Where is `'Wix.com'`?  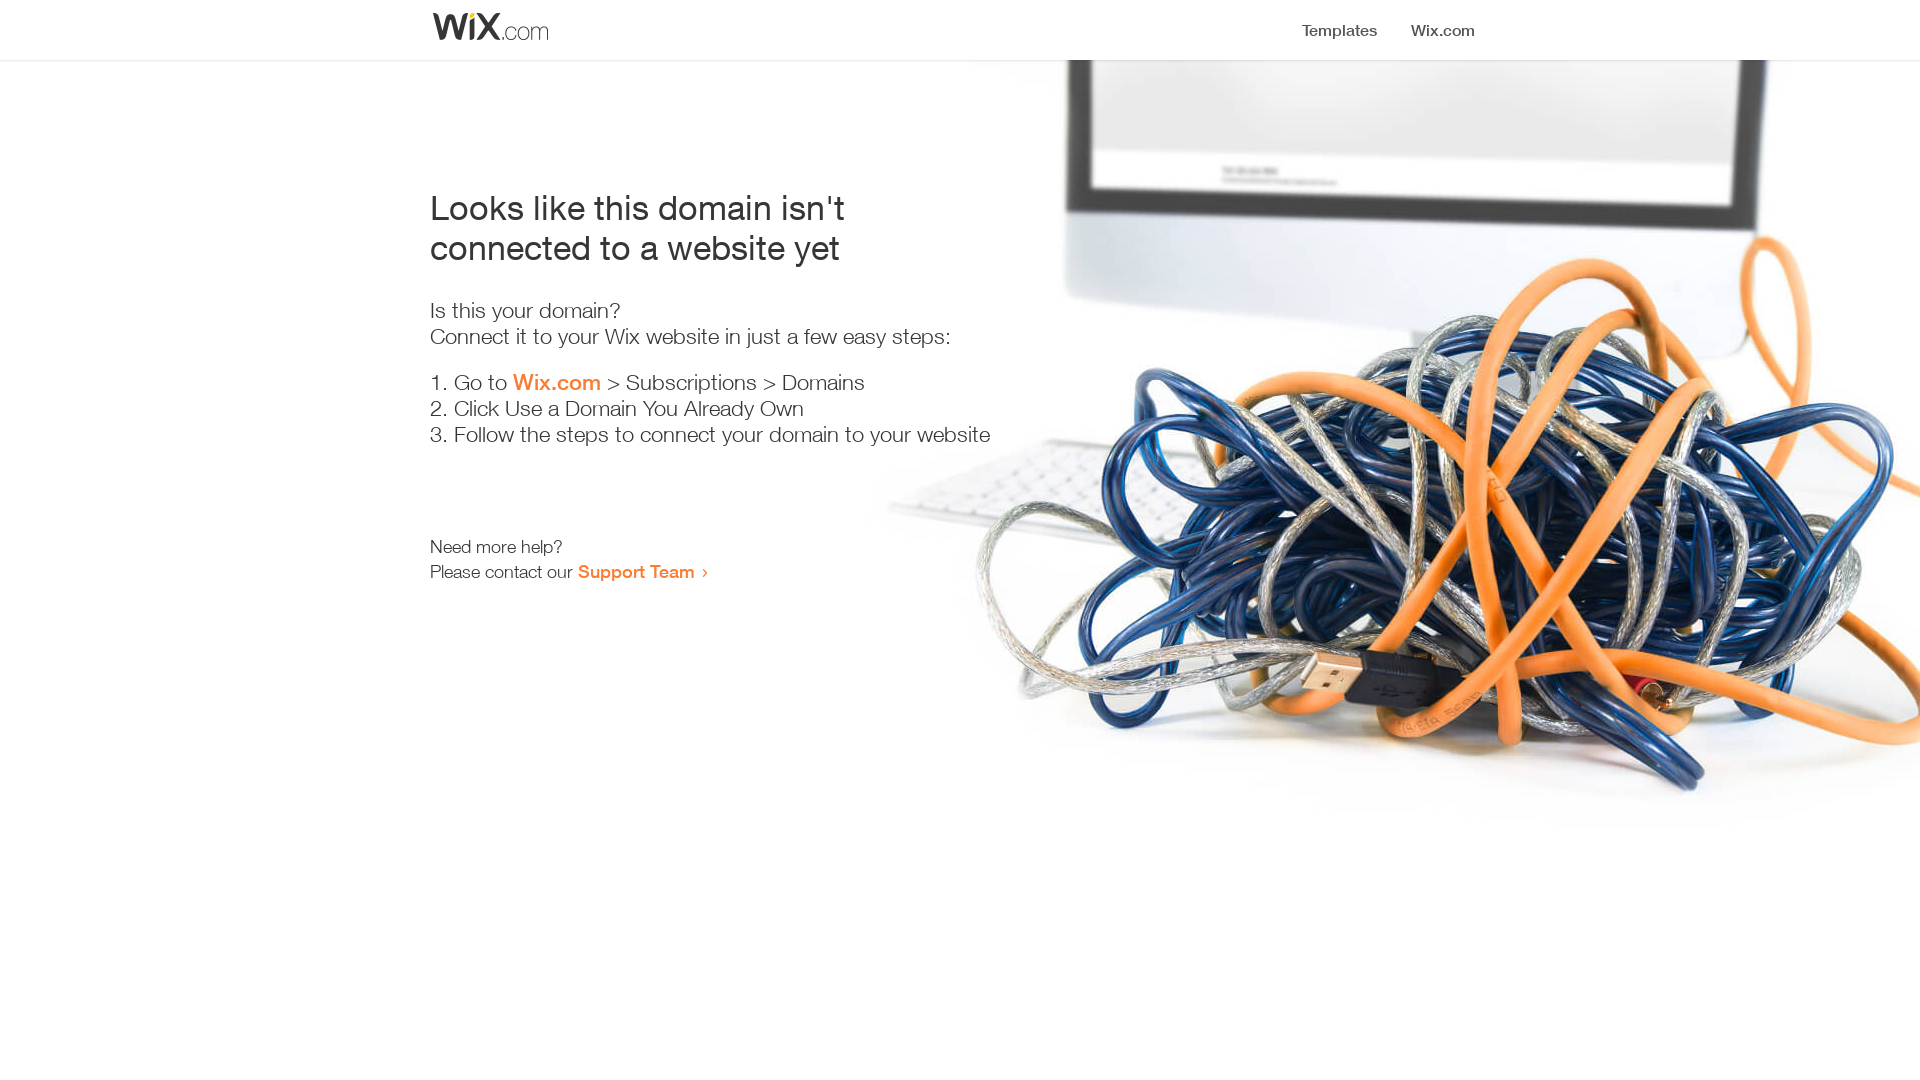 'Wix.com' is located at coordinates (556, 381).